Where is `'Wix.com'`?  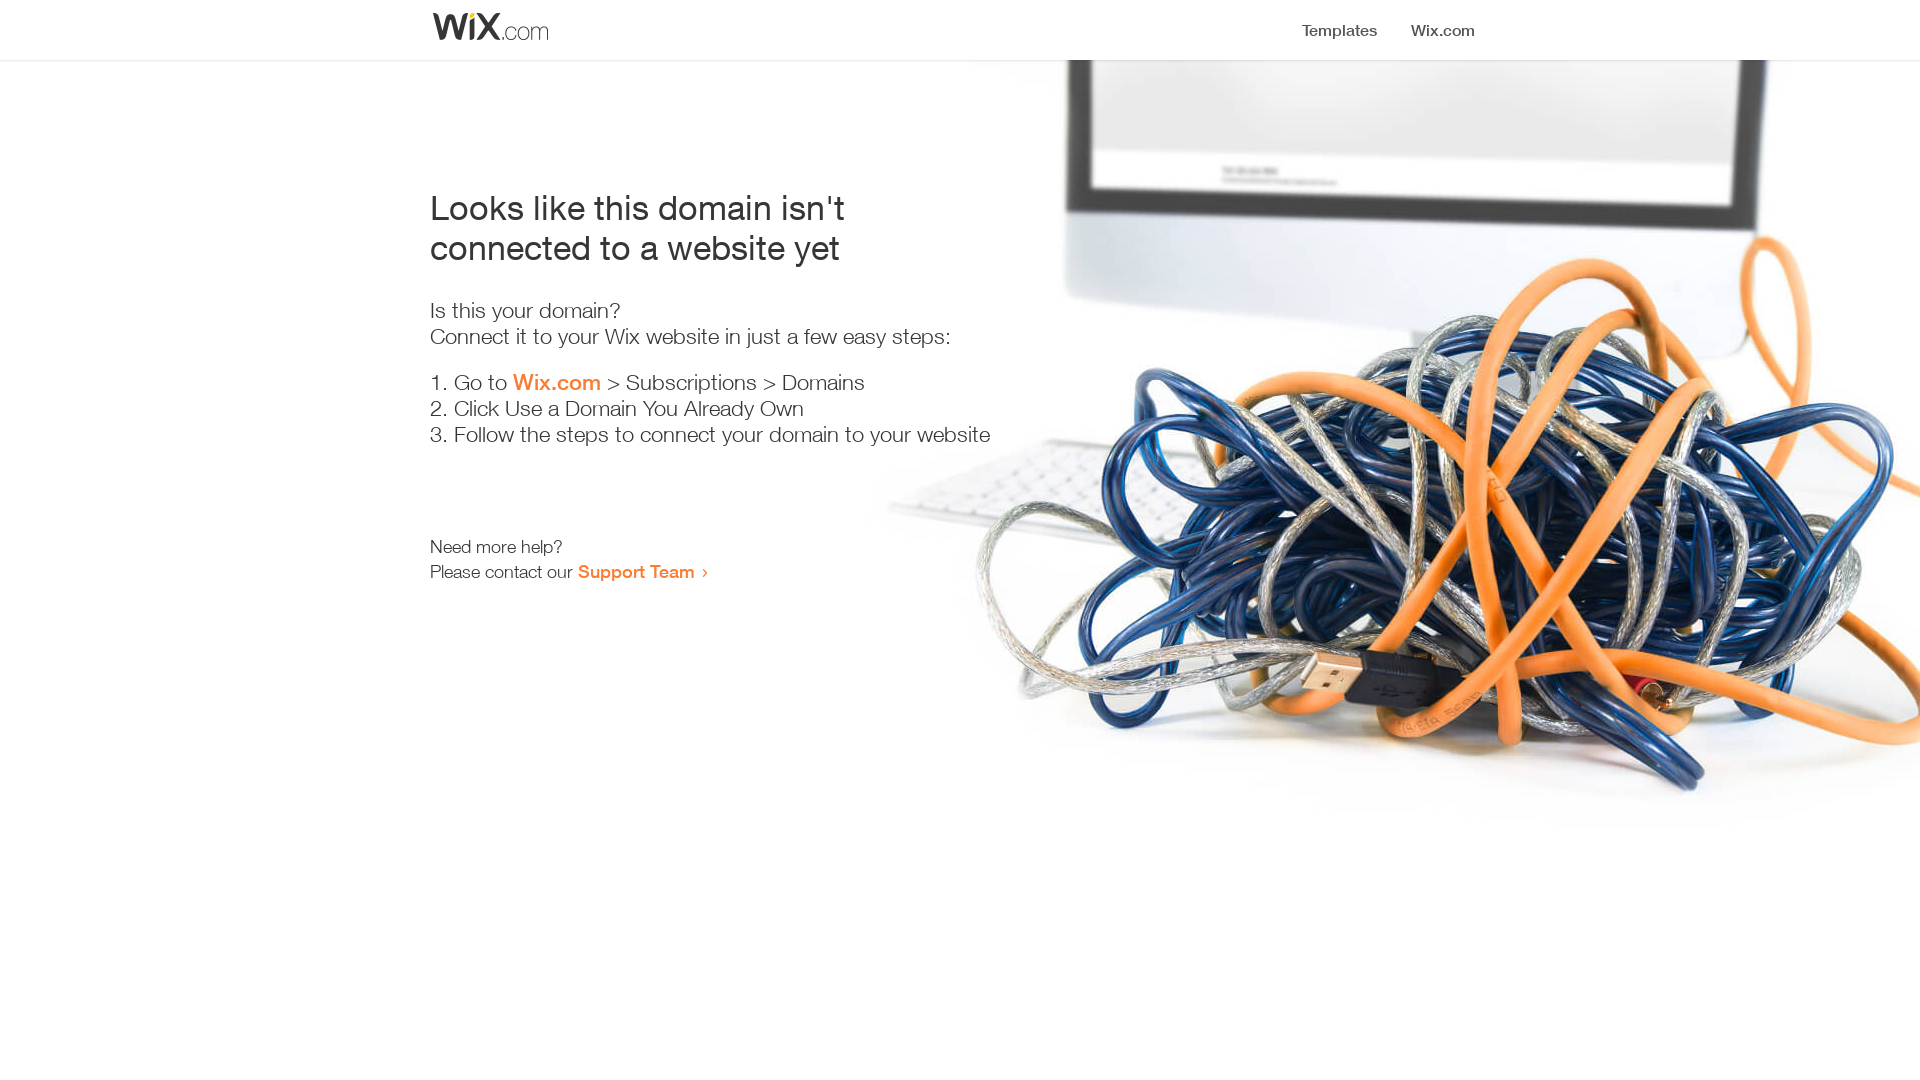 'Wix.com' is located at coordinates (556, 381).